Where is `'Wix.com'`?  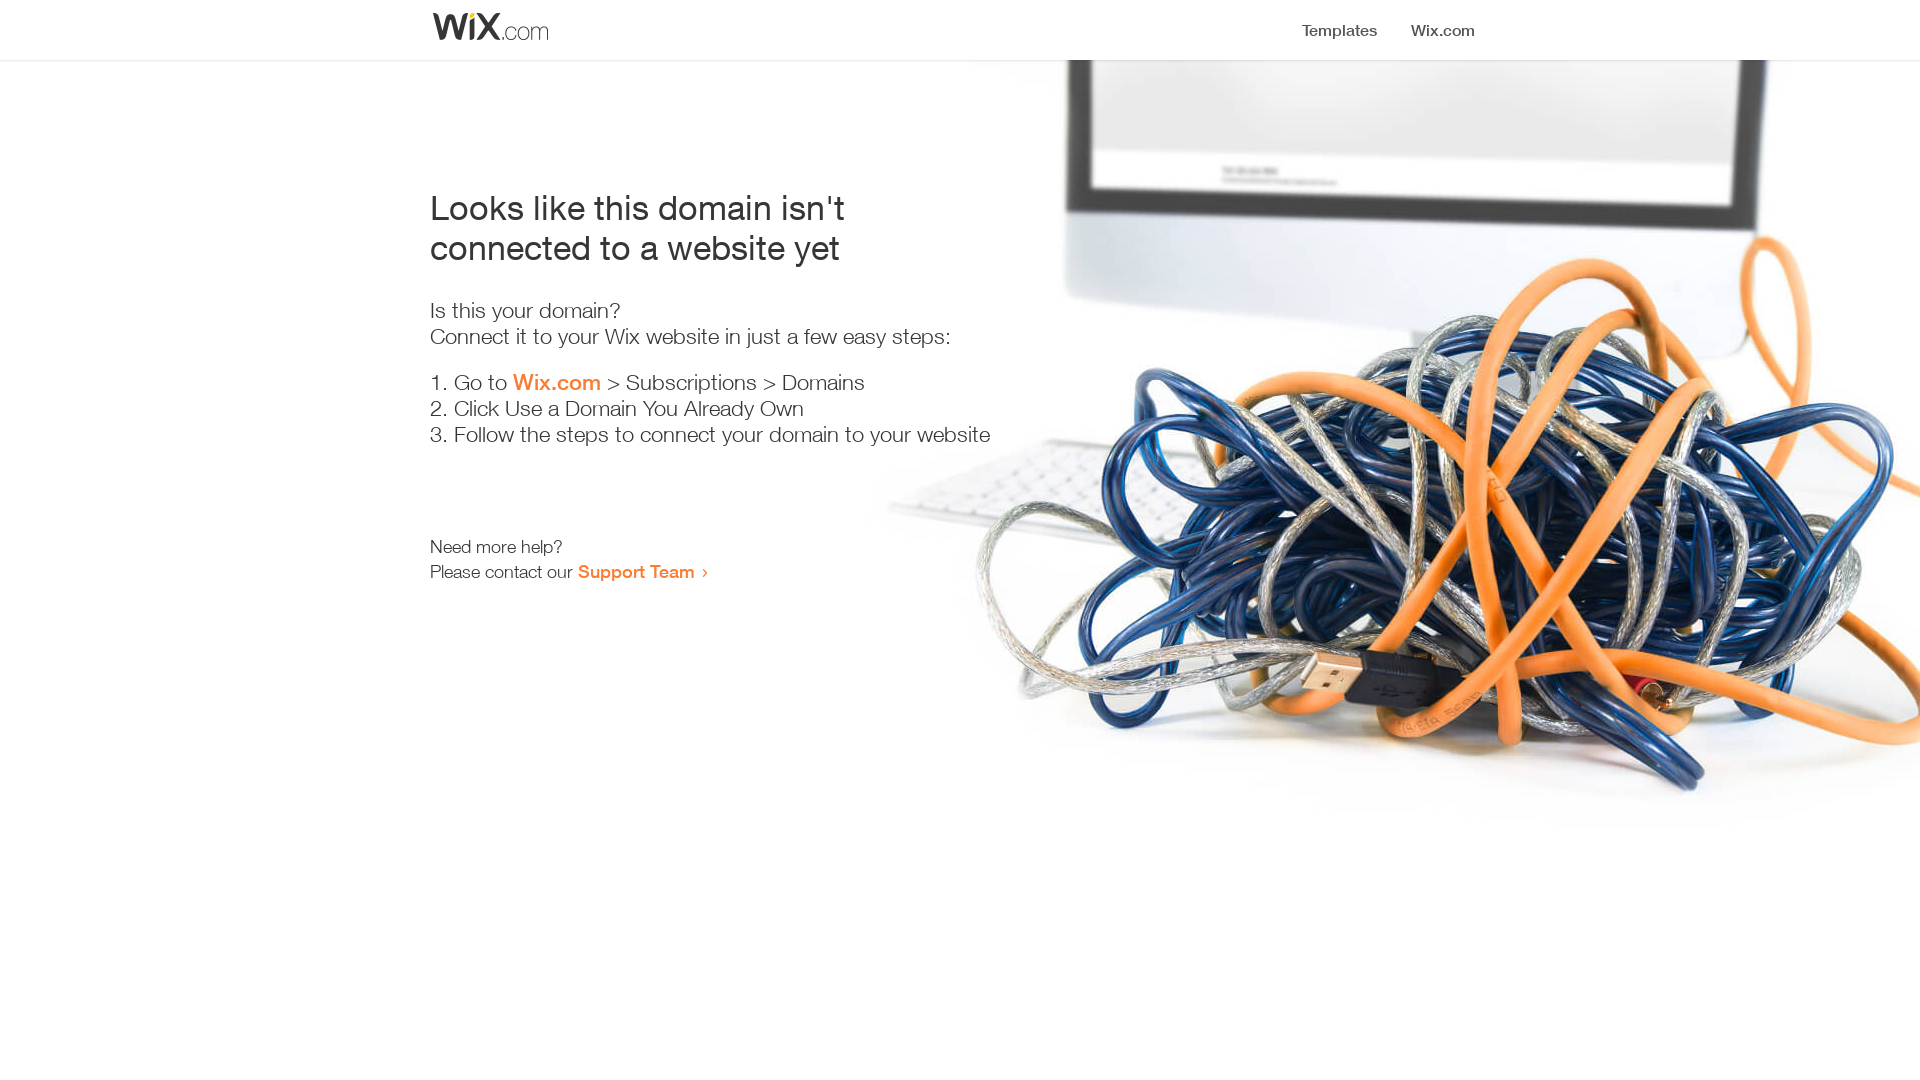 'Wix.com' is located at coordinates (556, 381).